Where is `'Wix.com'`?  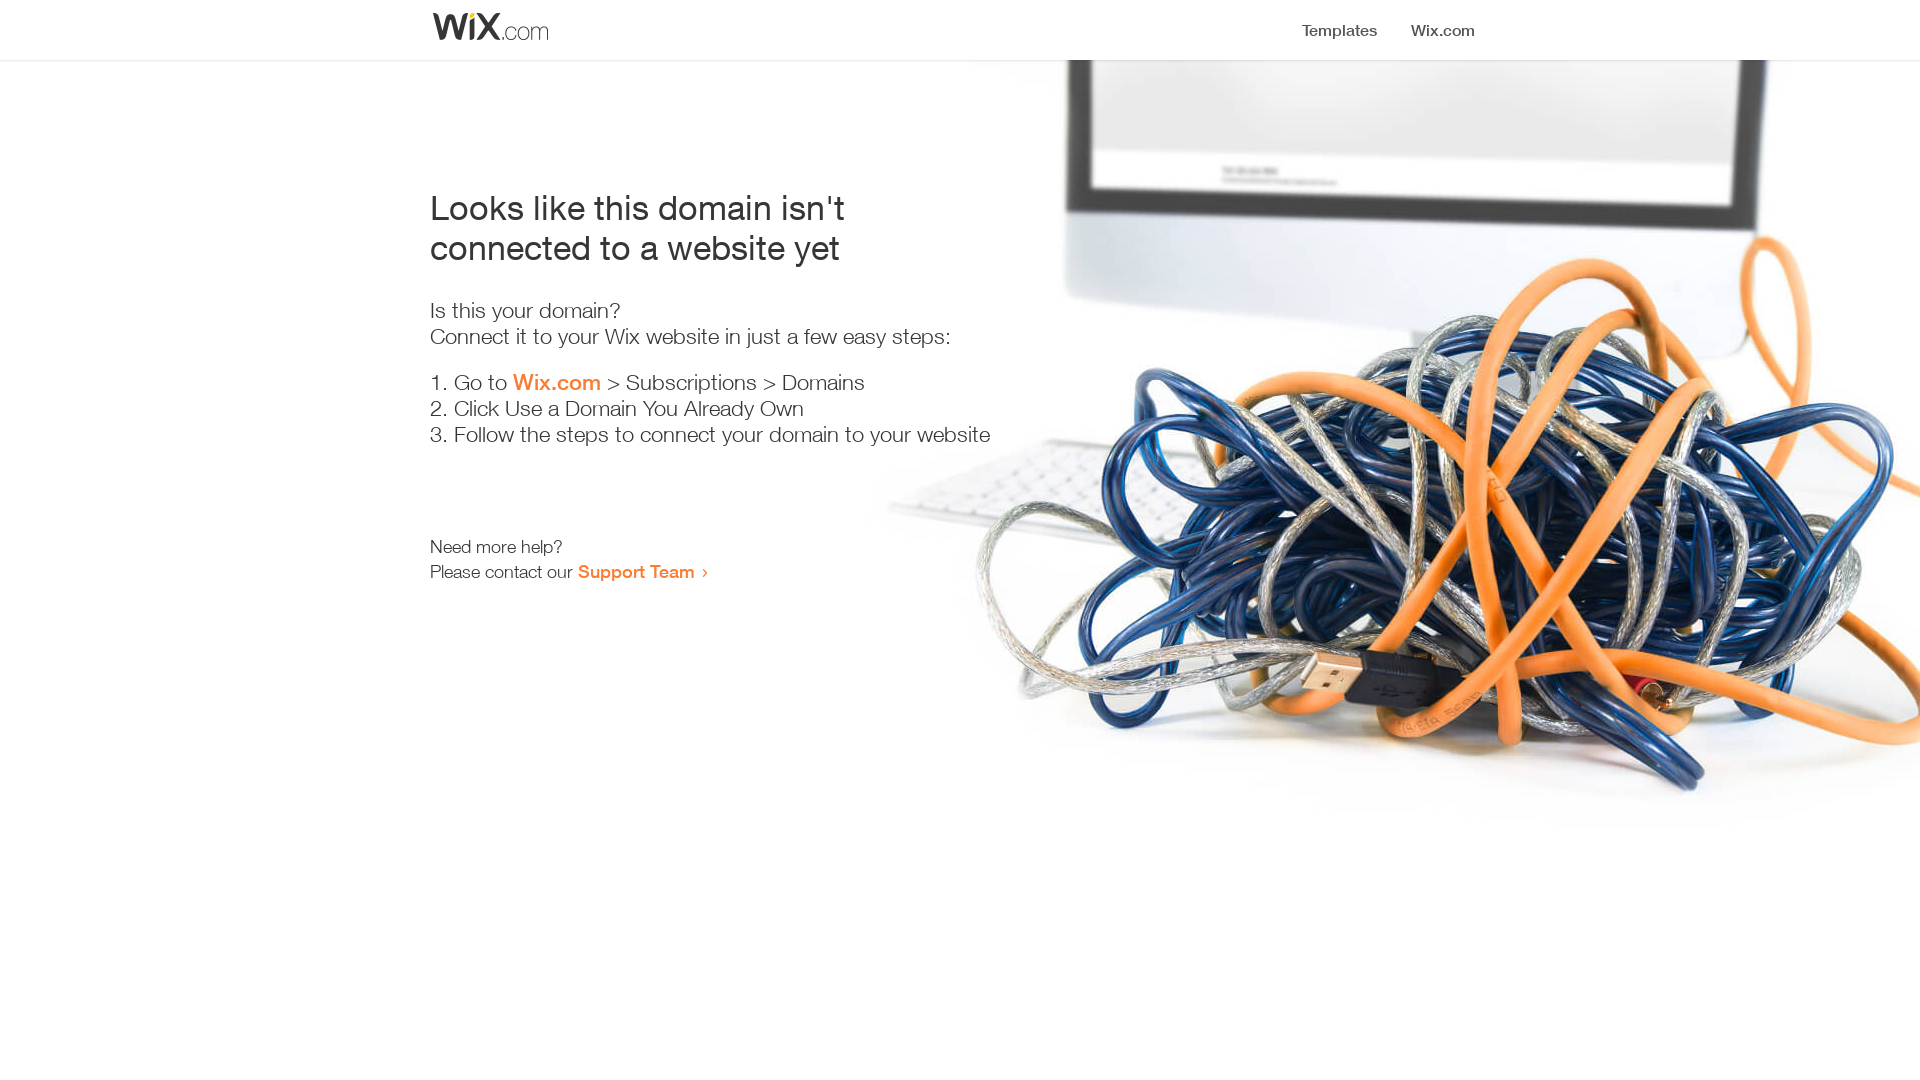 'Wix.com' is located at coordinates (556, 381).